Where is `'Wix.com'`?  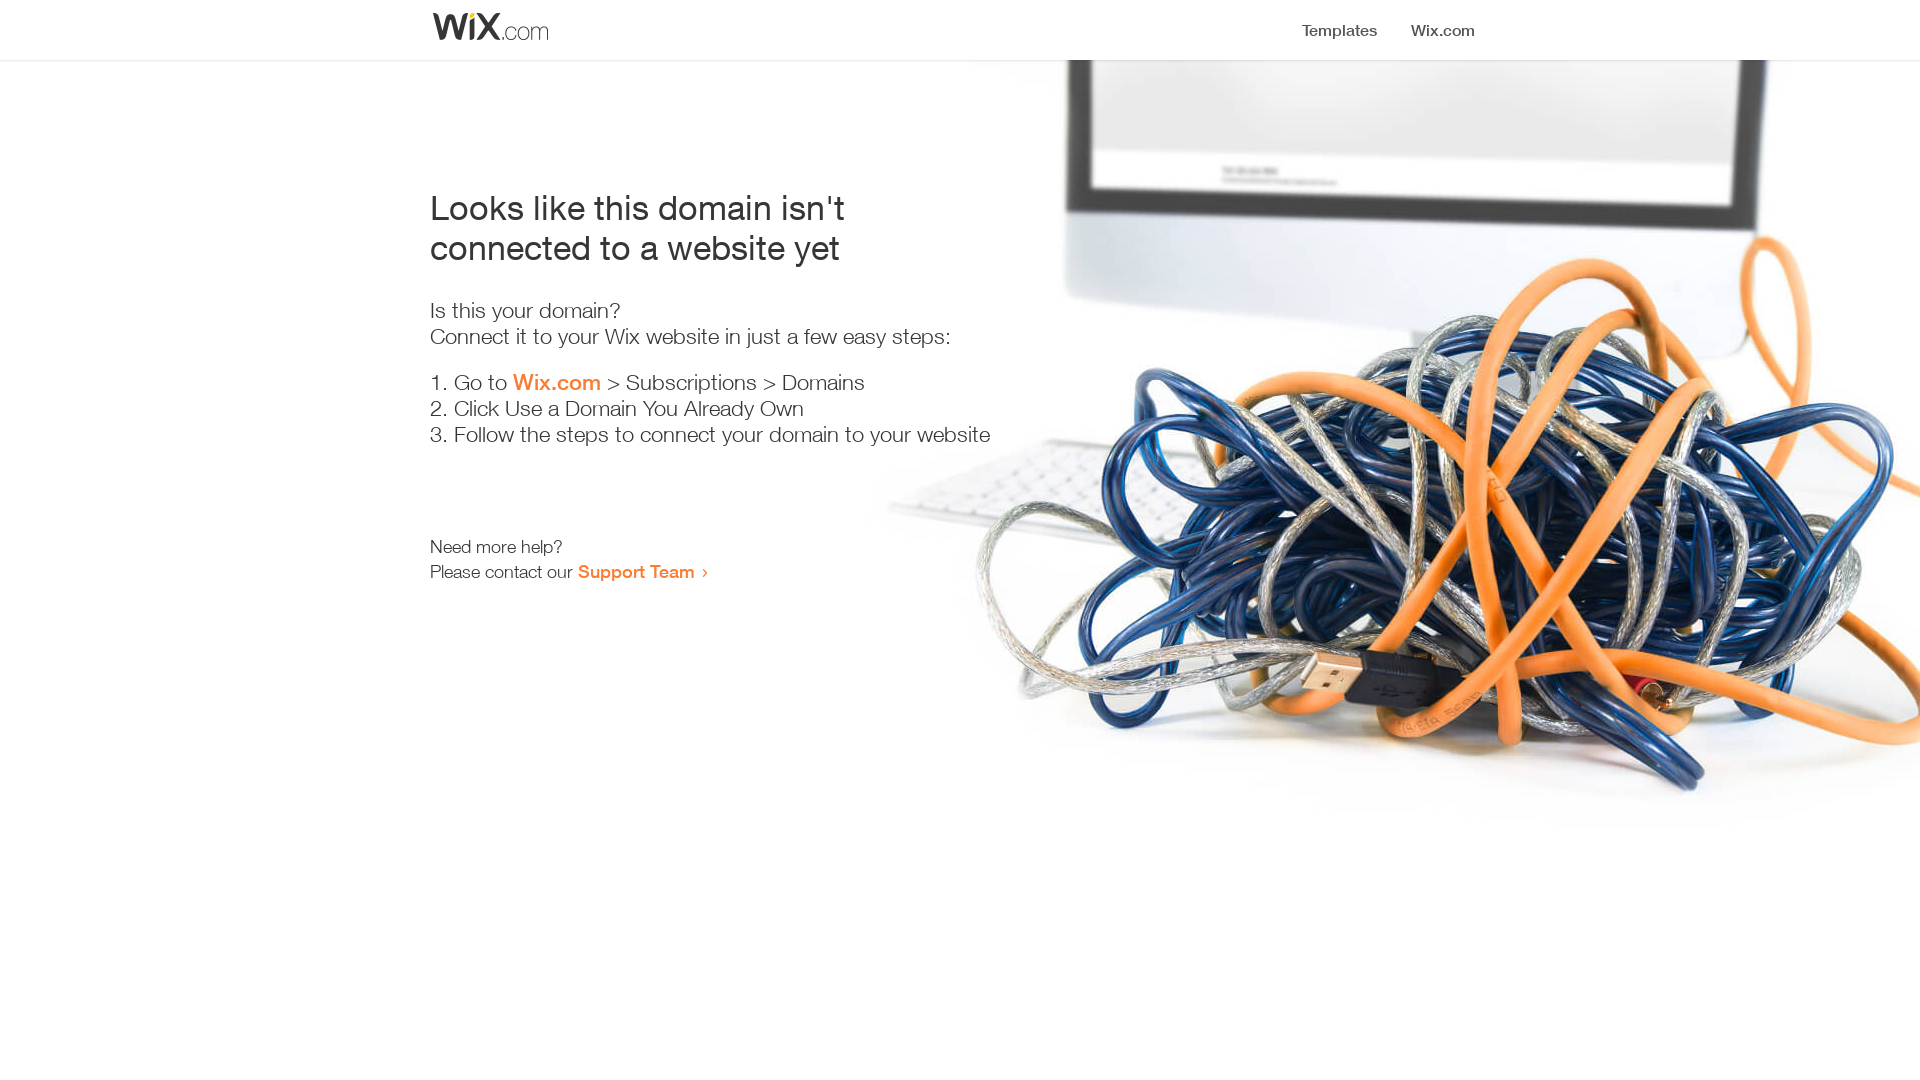 'Wix.com' is located at coordinates (556, 381).